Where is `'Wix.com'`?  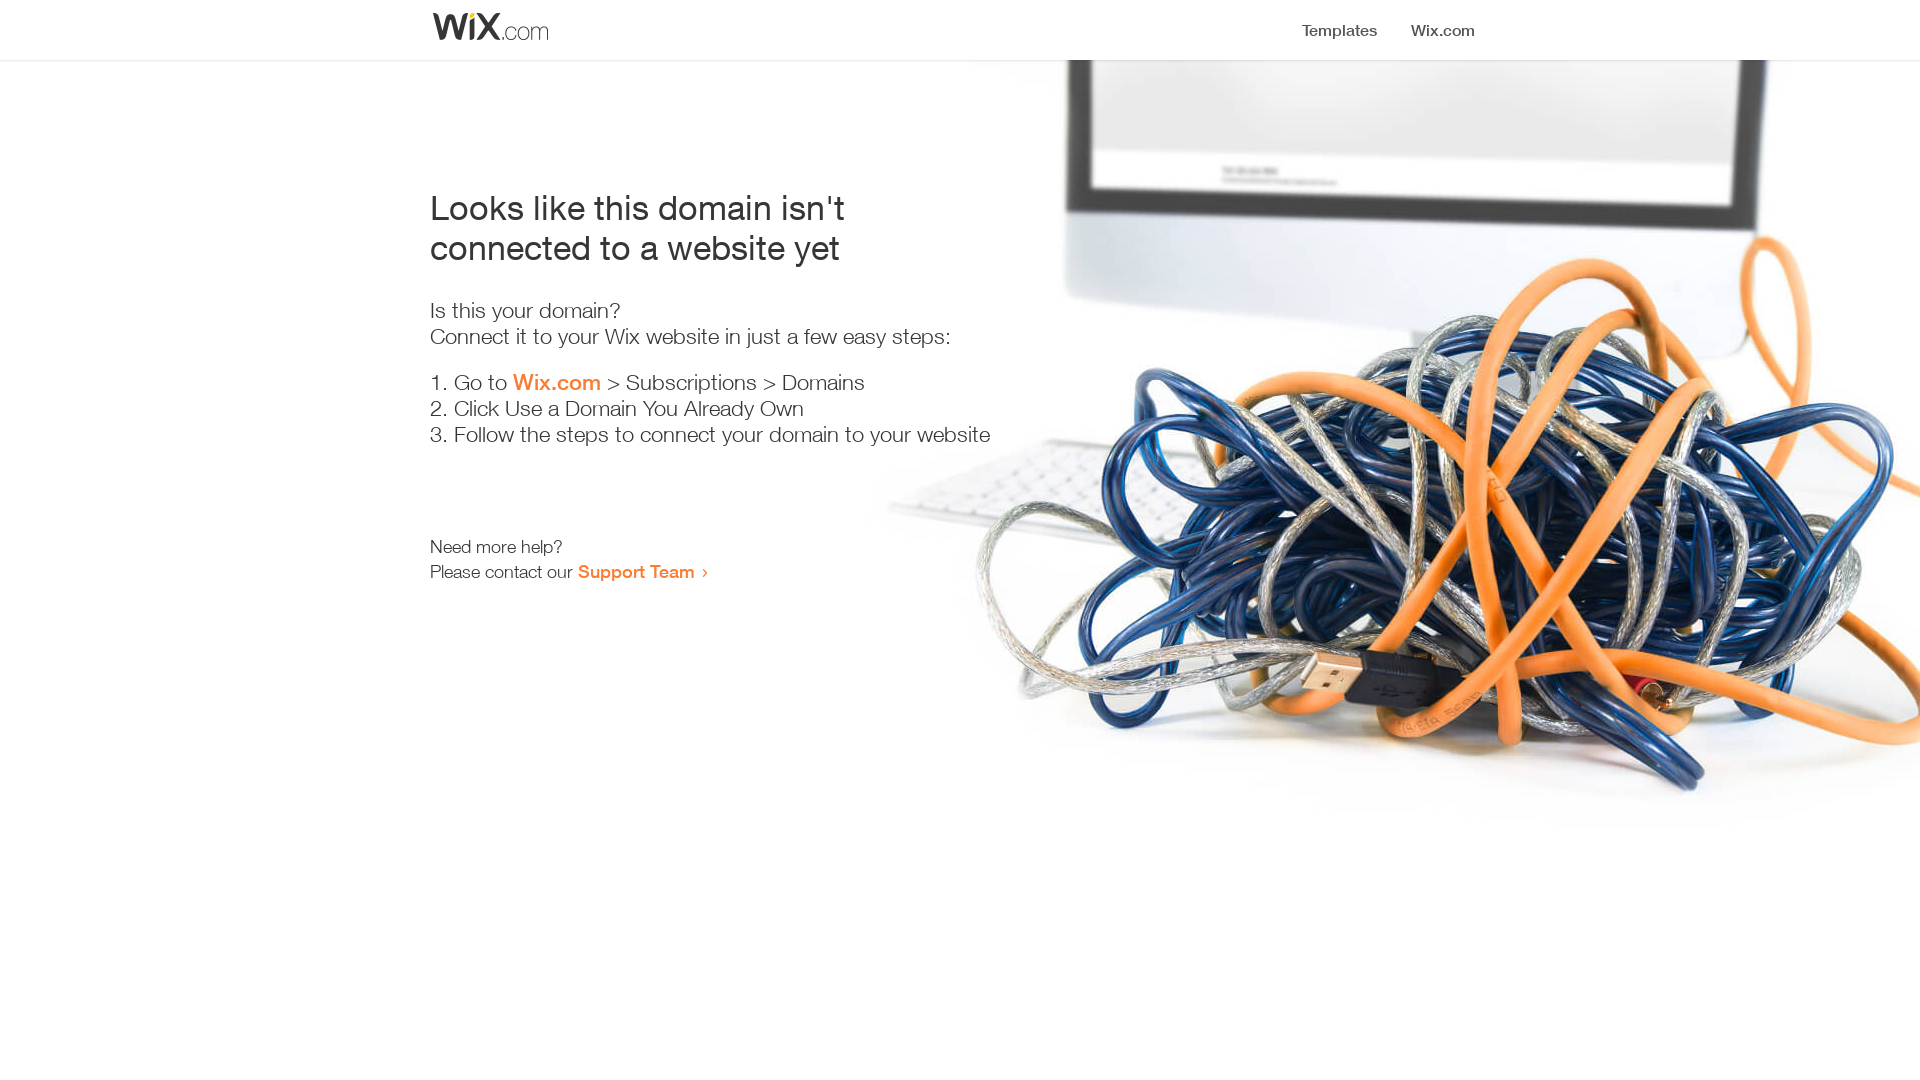 'Wix.com' is located at coordinates (556, 381).